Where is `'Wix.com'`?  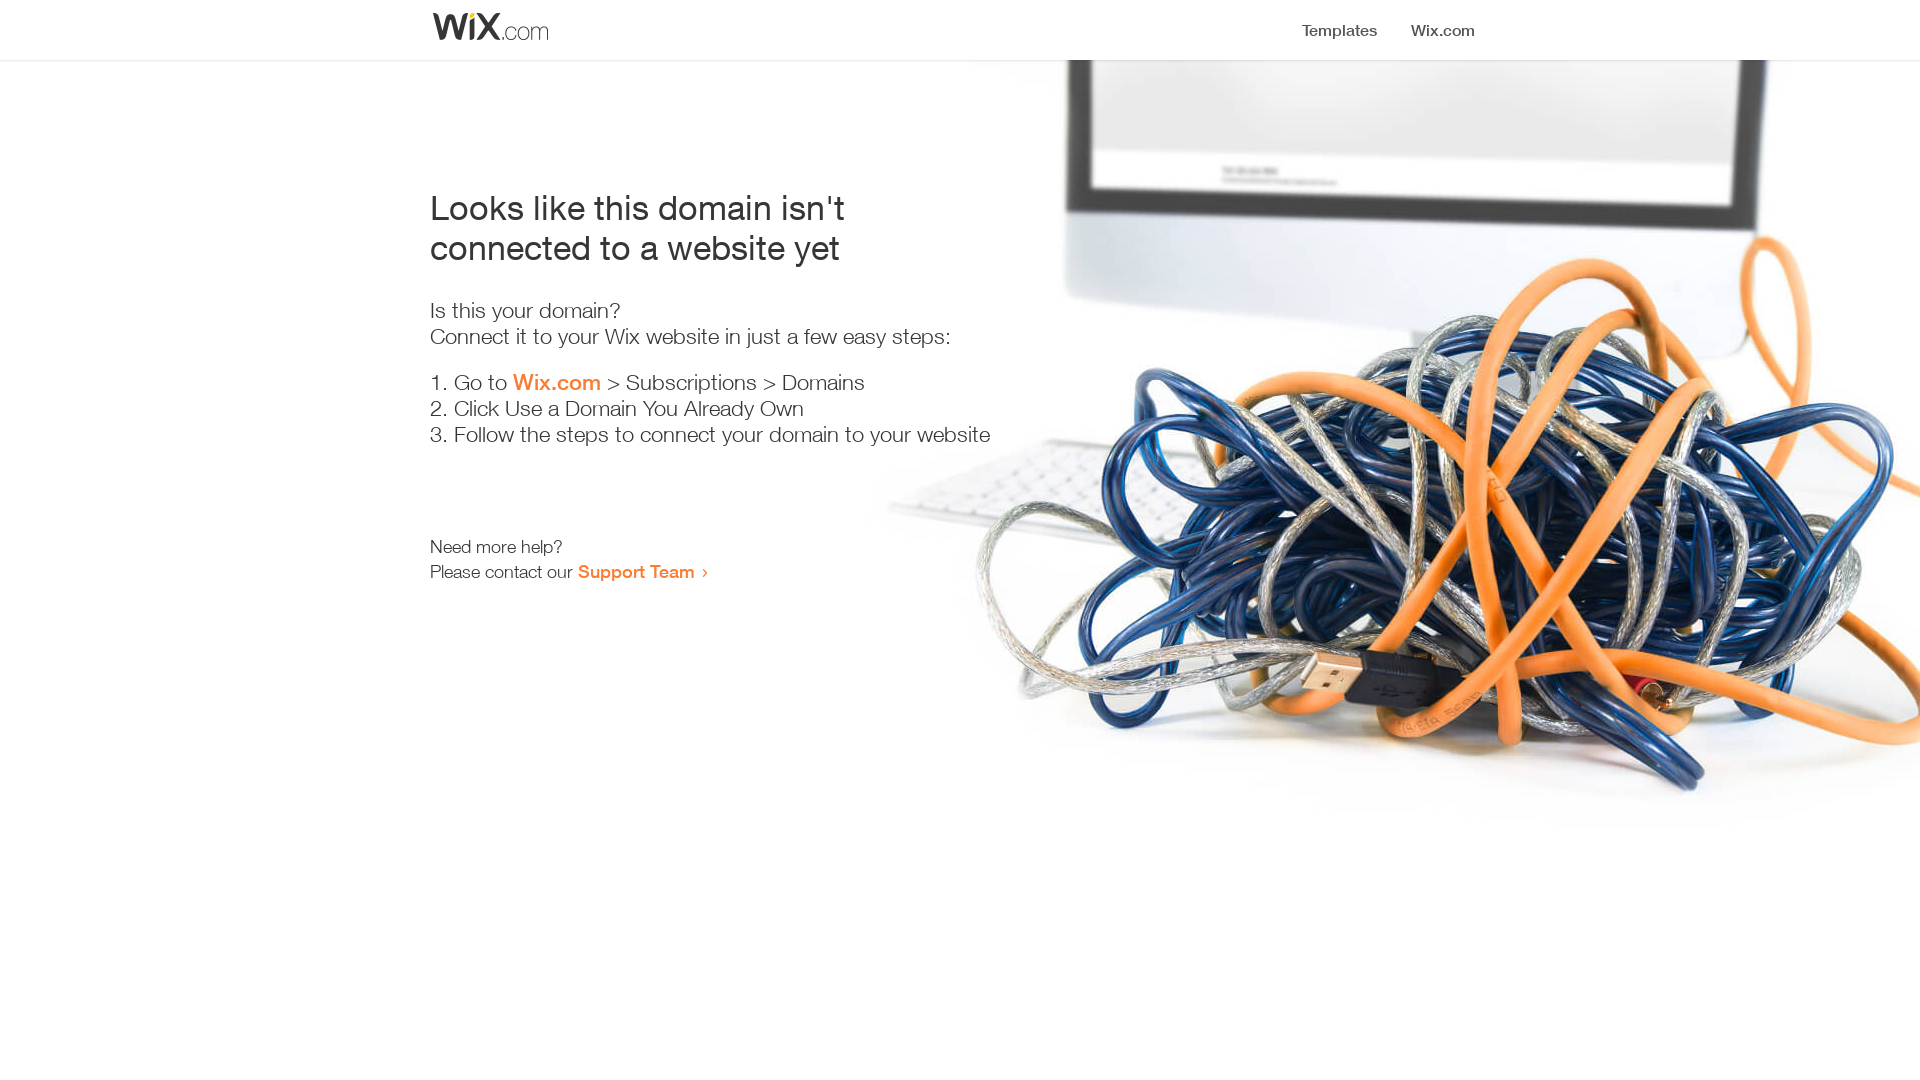 'Wix.com' is located at coordinates (556, 381).